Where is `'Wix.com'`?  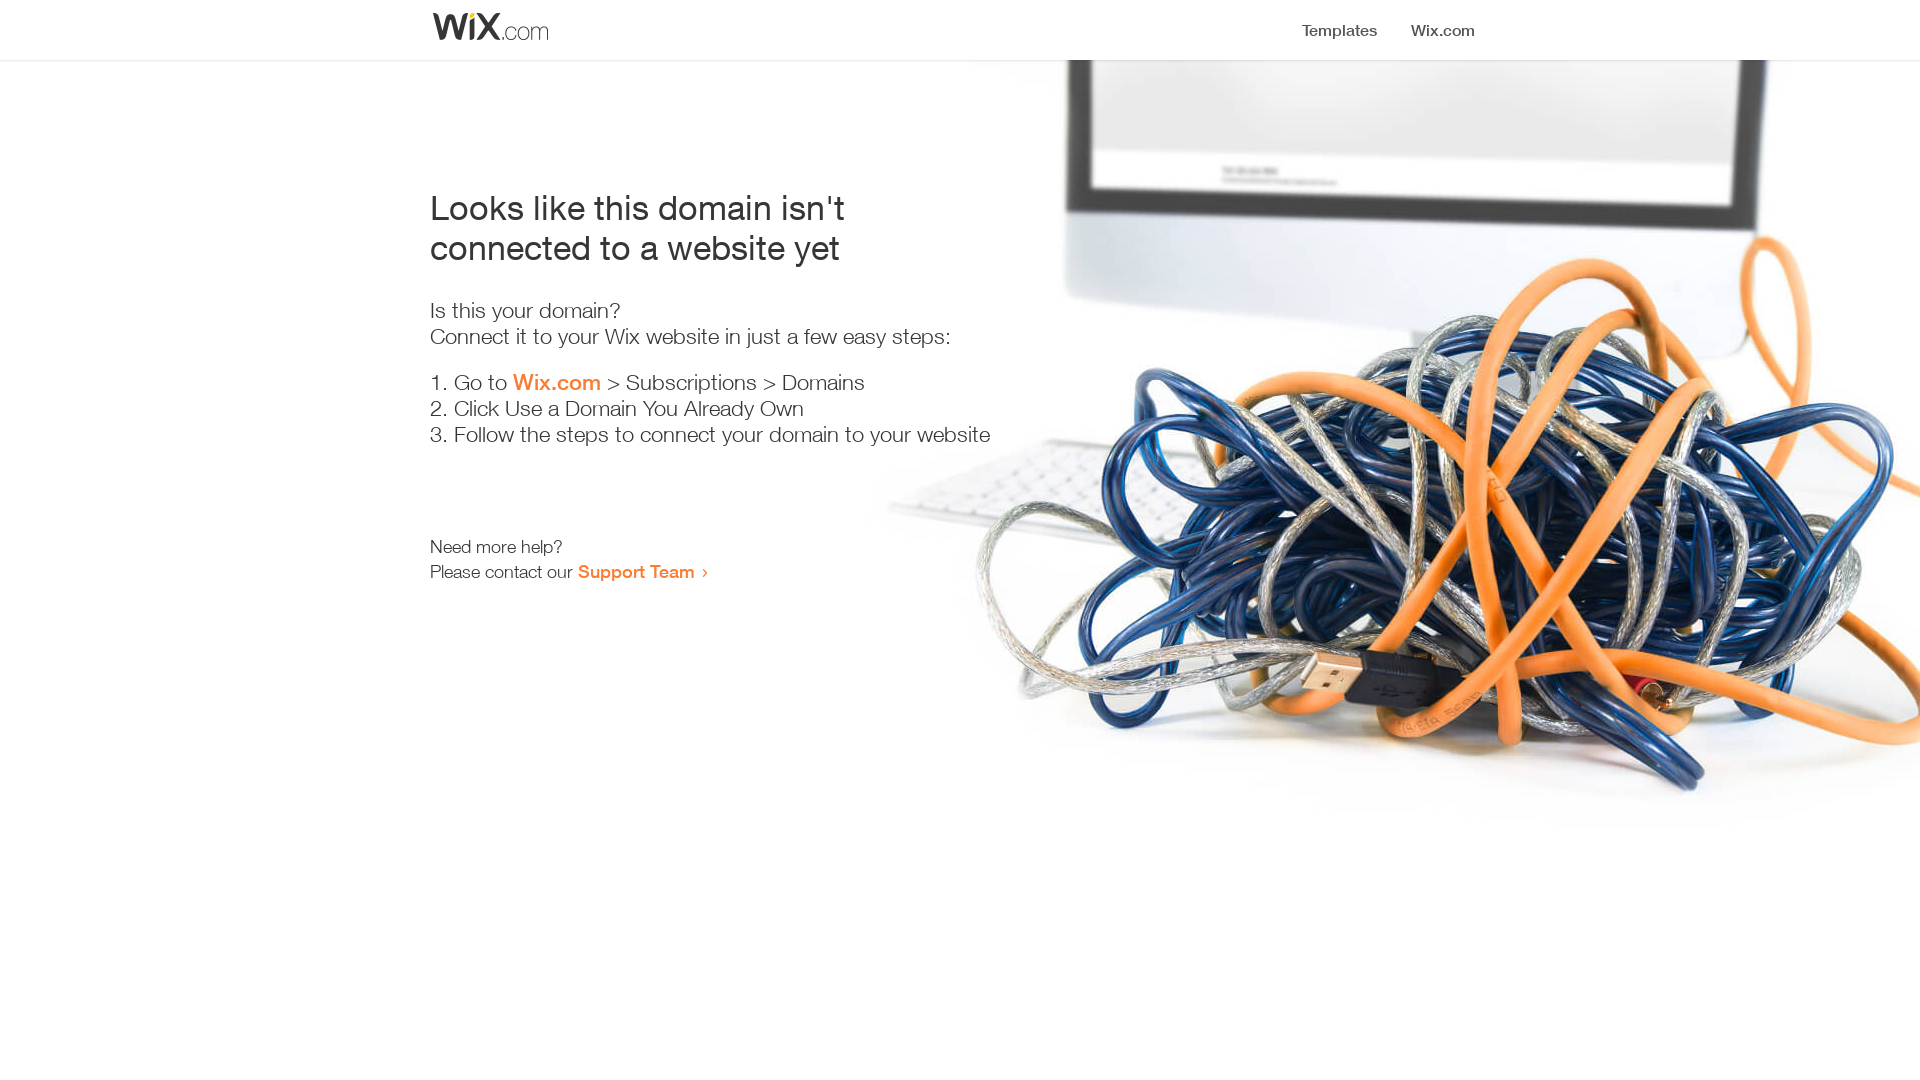 'Wix.com' is located at coordinates (556, 381).